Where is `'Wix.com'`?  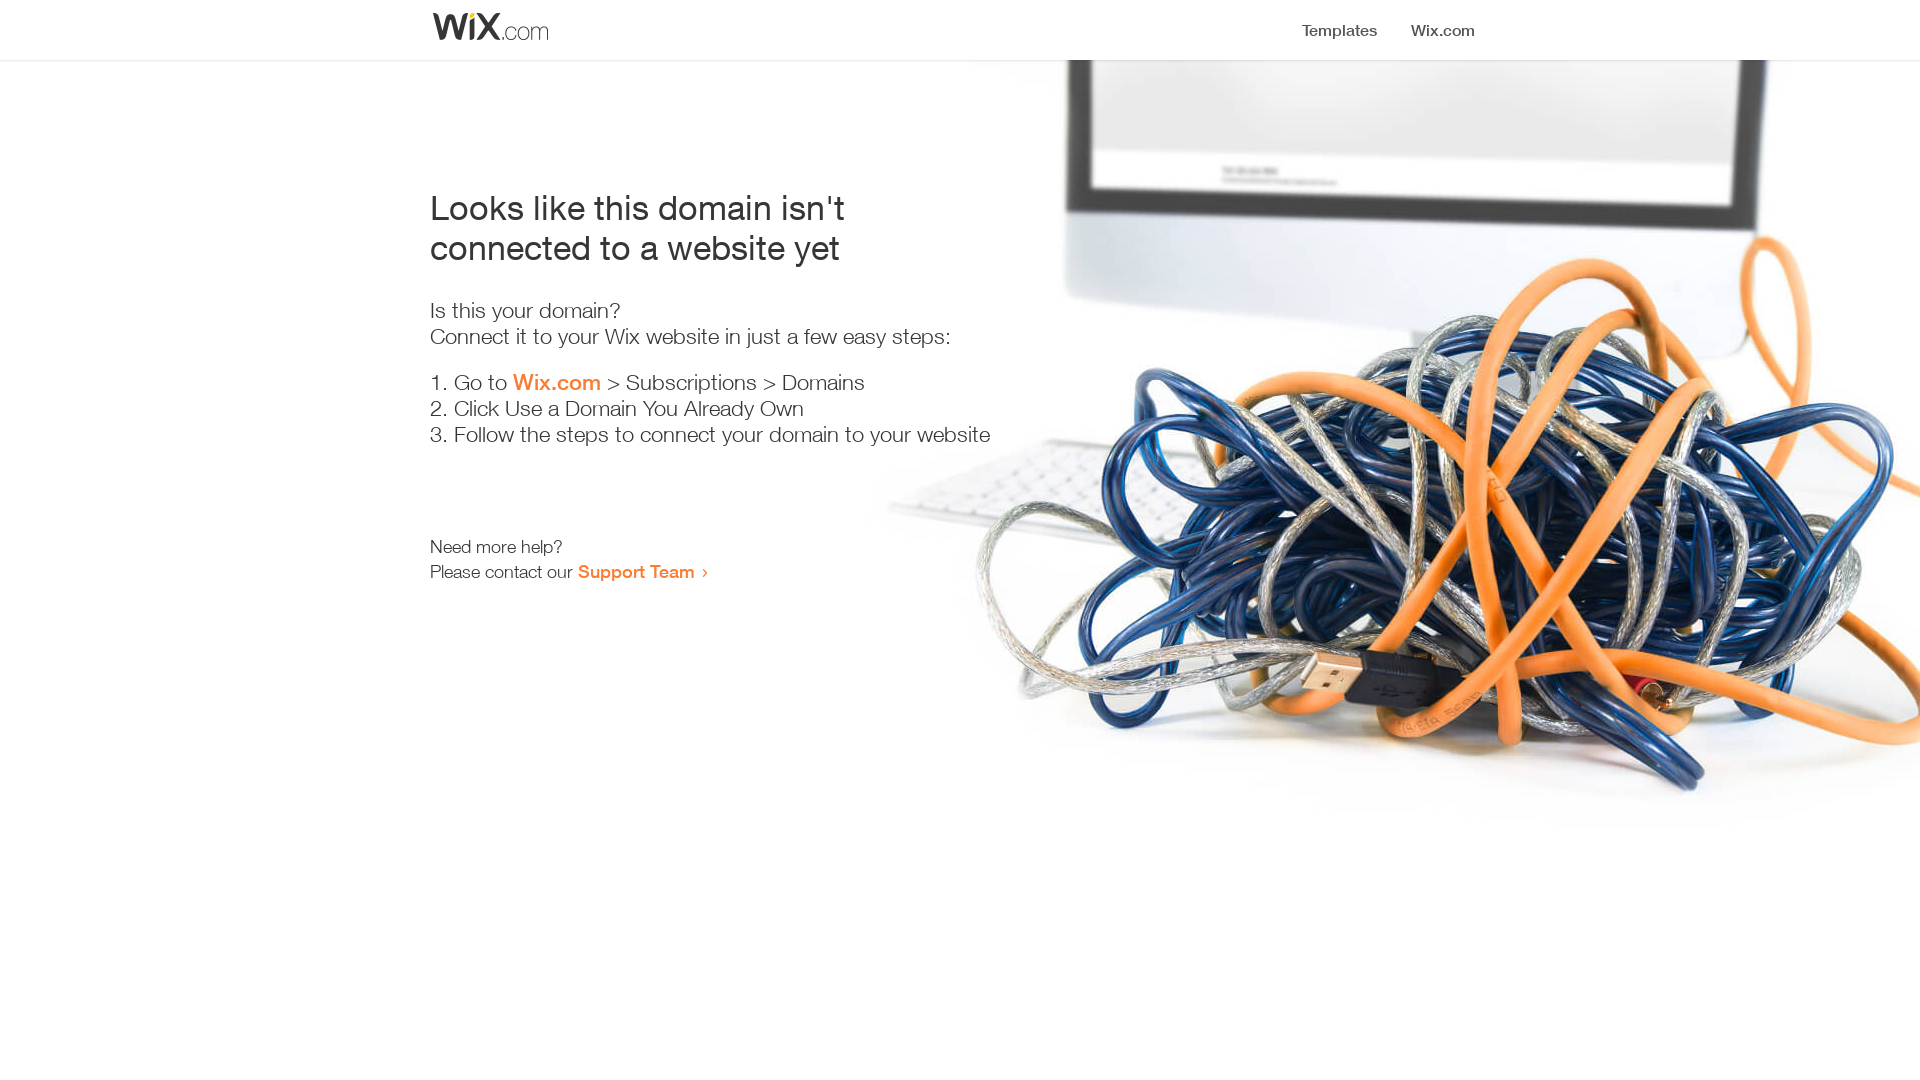 'Wix.com' is located at coordinates (556, 381).